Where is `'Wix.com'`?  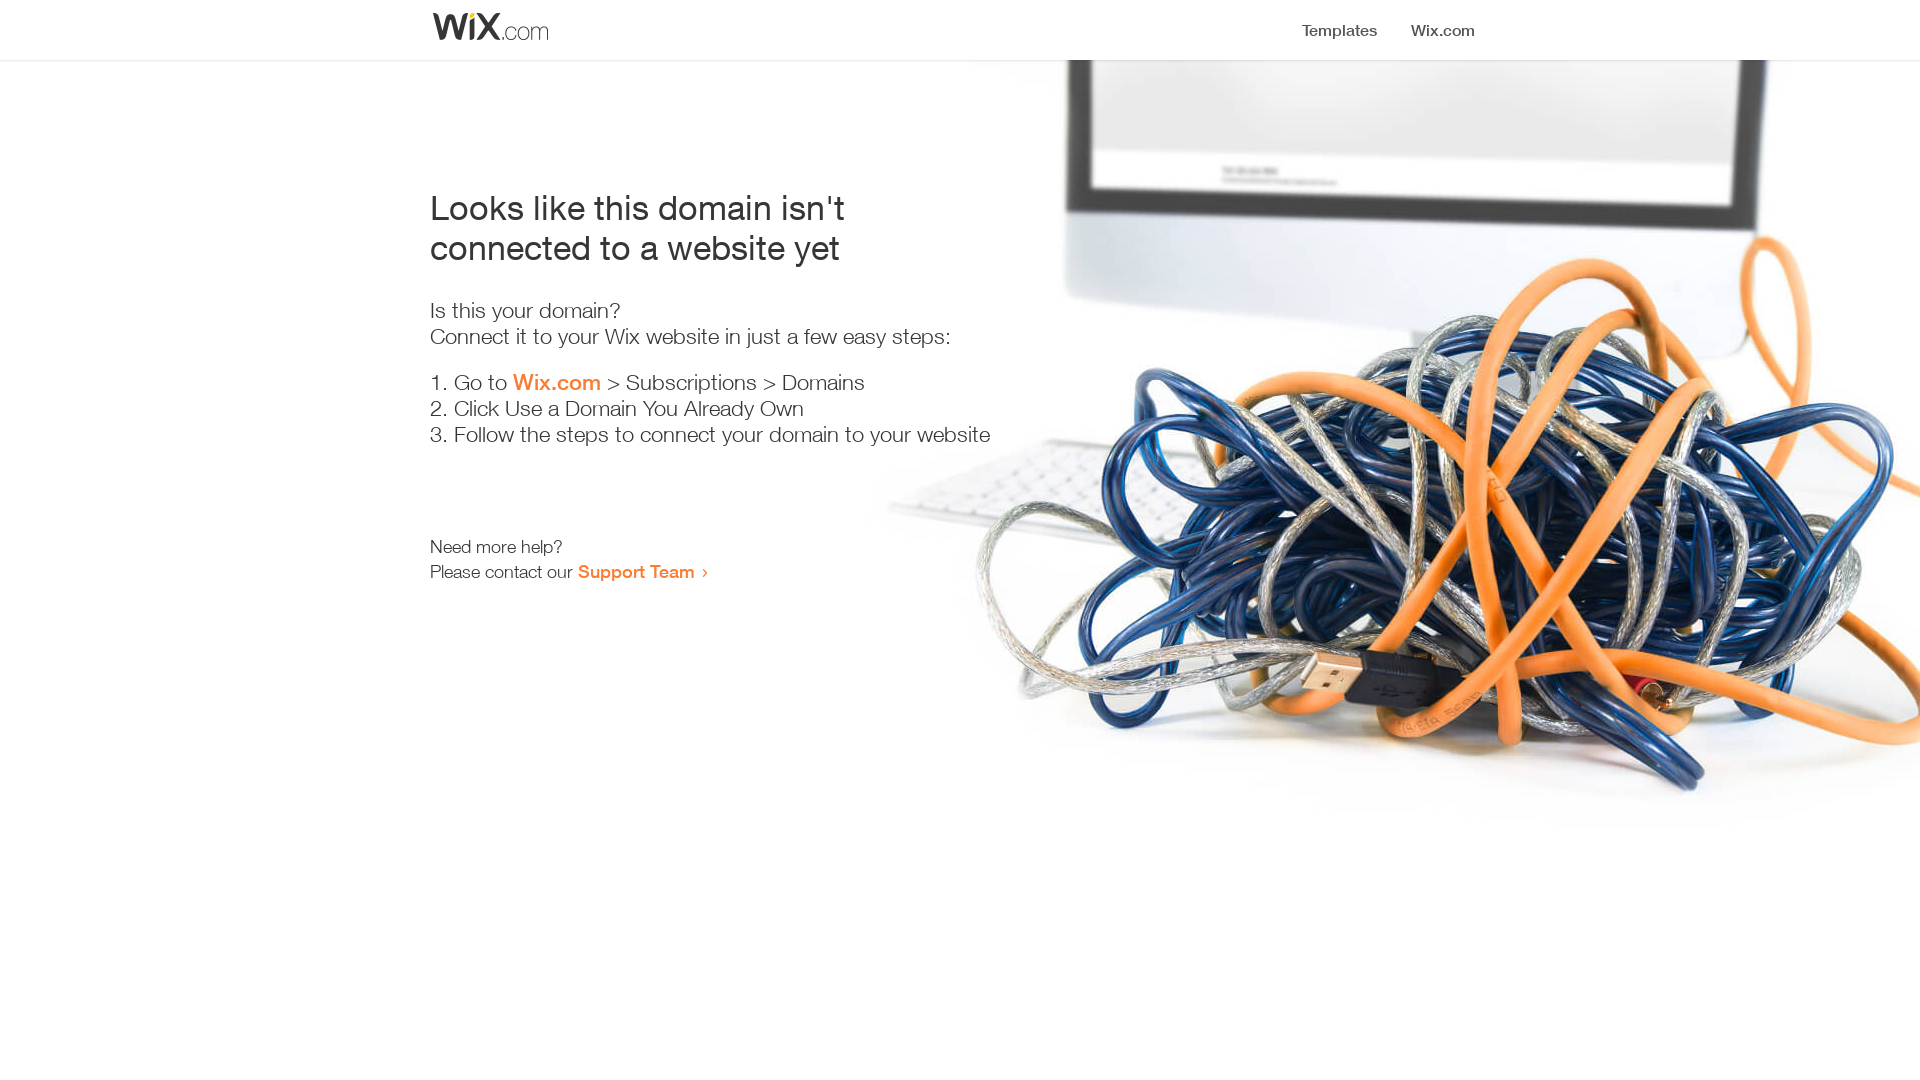 'Wix.com' is located at coordinates (556, 381).